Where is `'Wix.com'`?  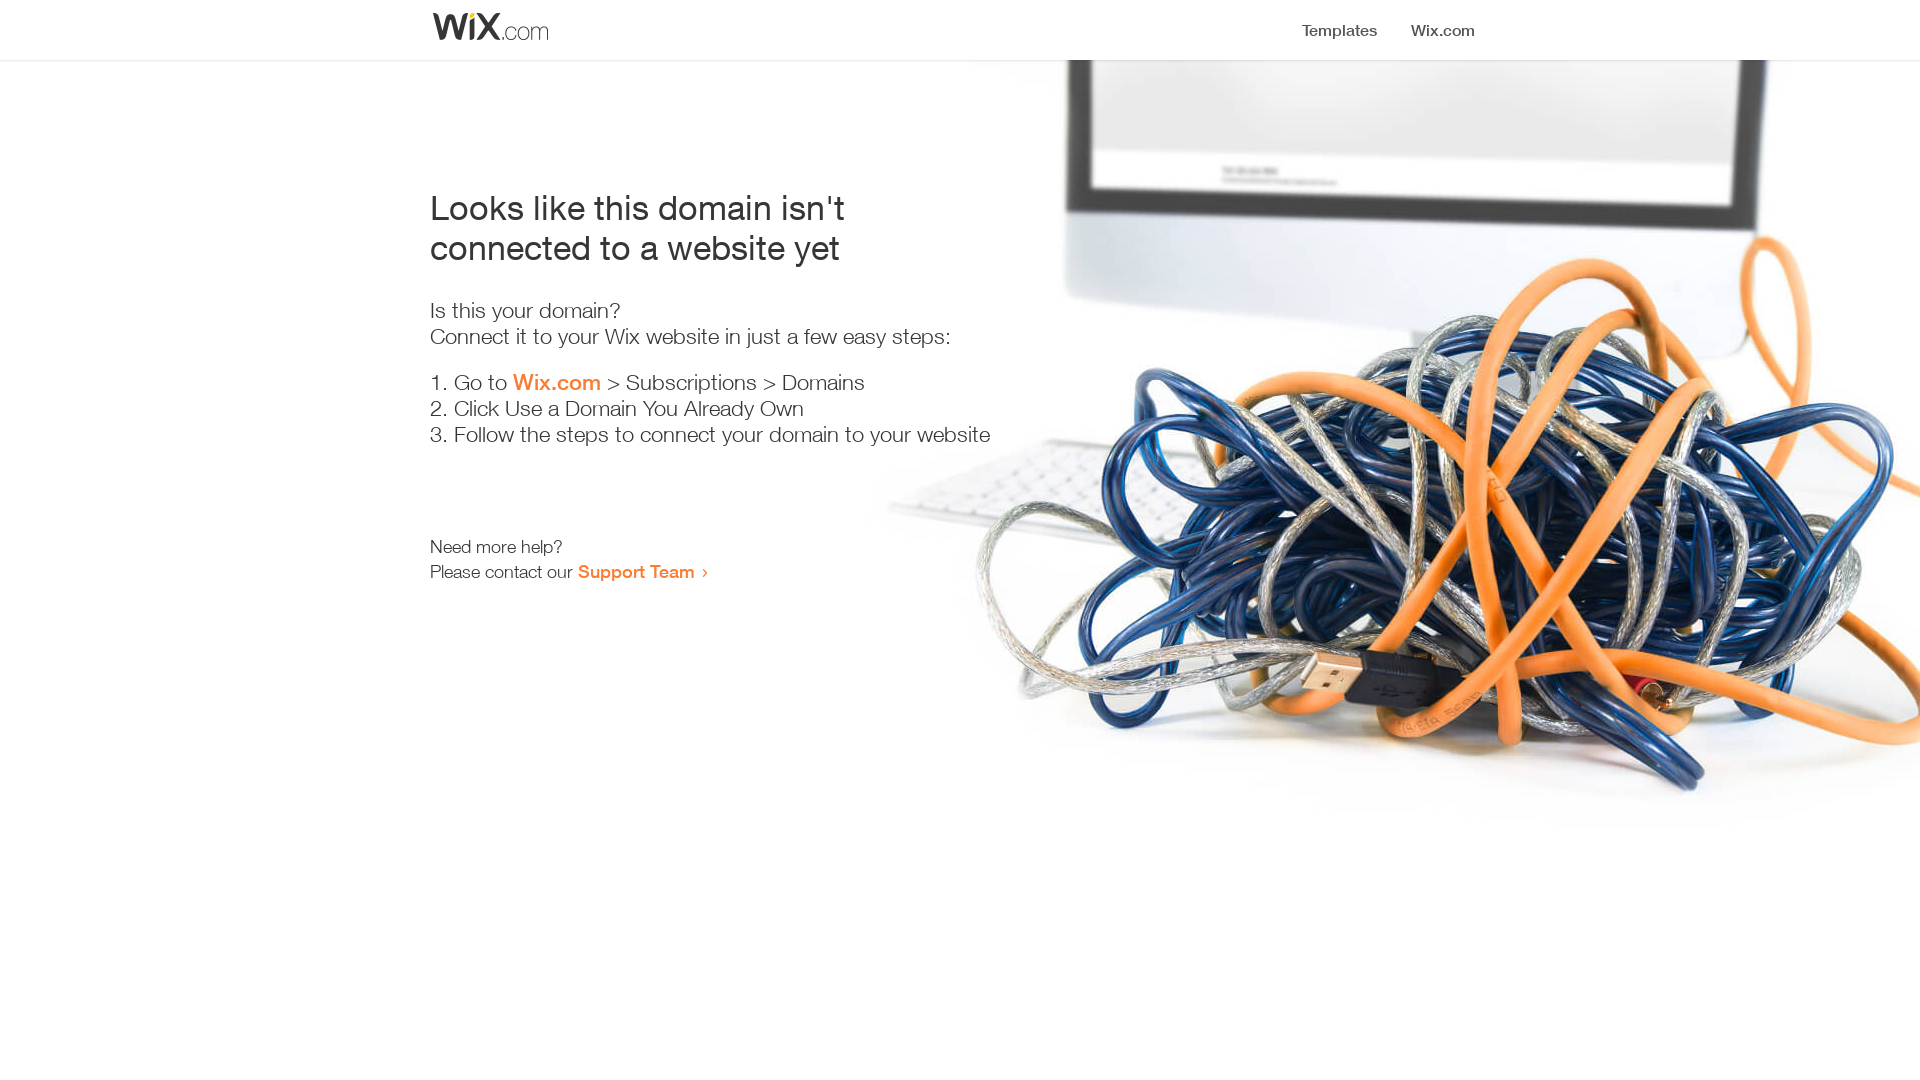 'Wix.com' is located at coordinates (556, 381).